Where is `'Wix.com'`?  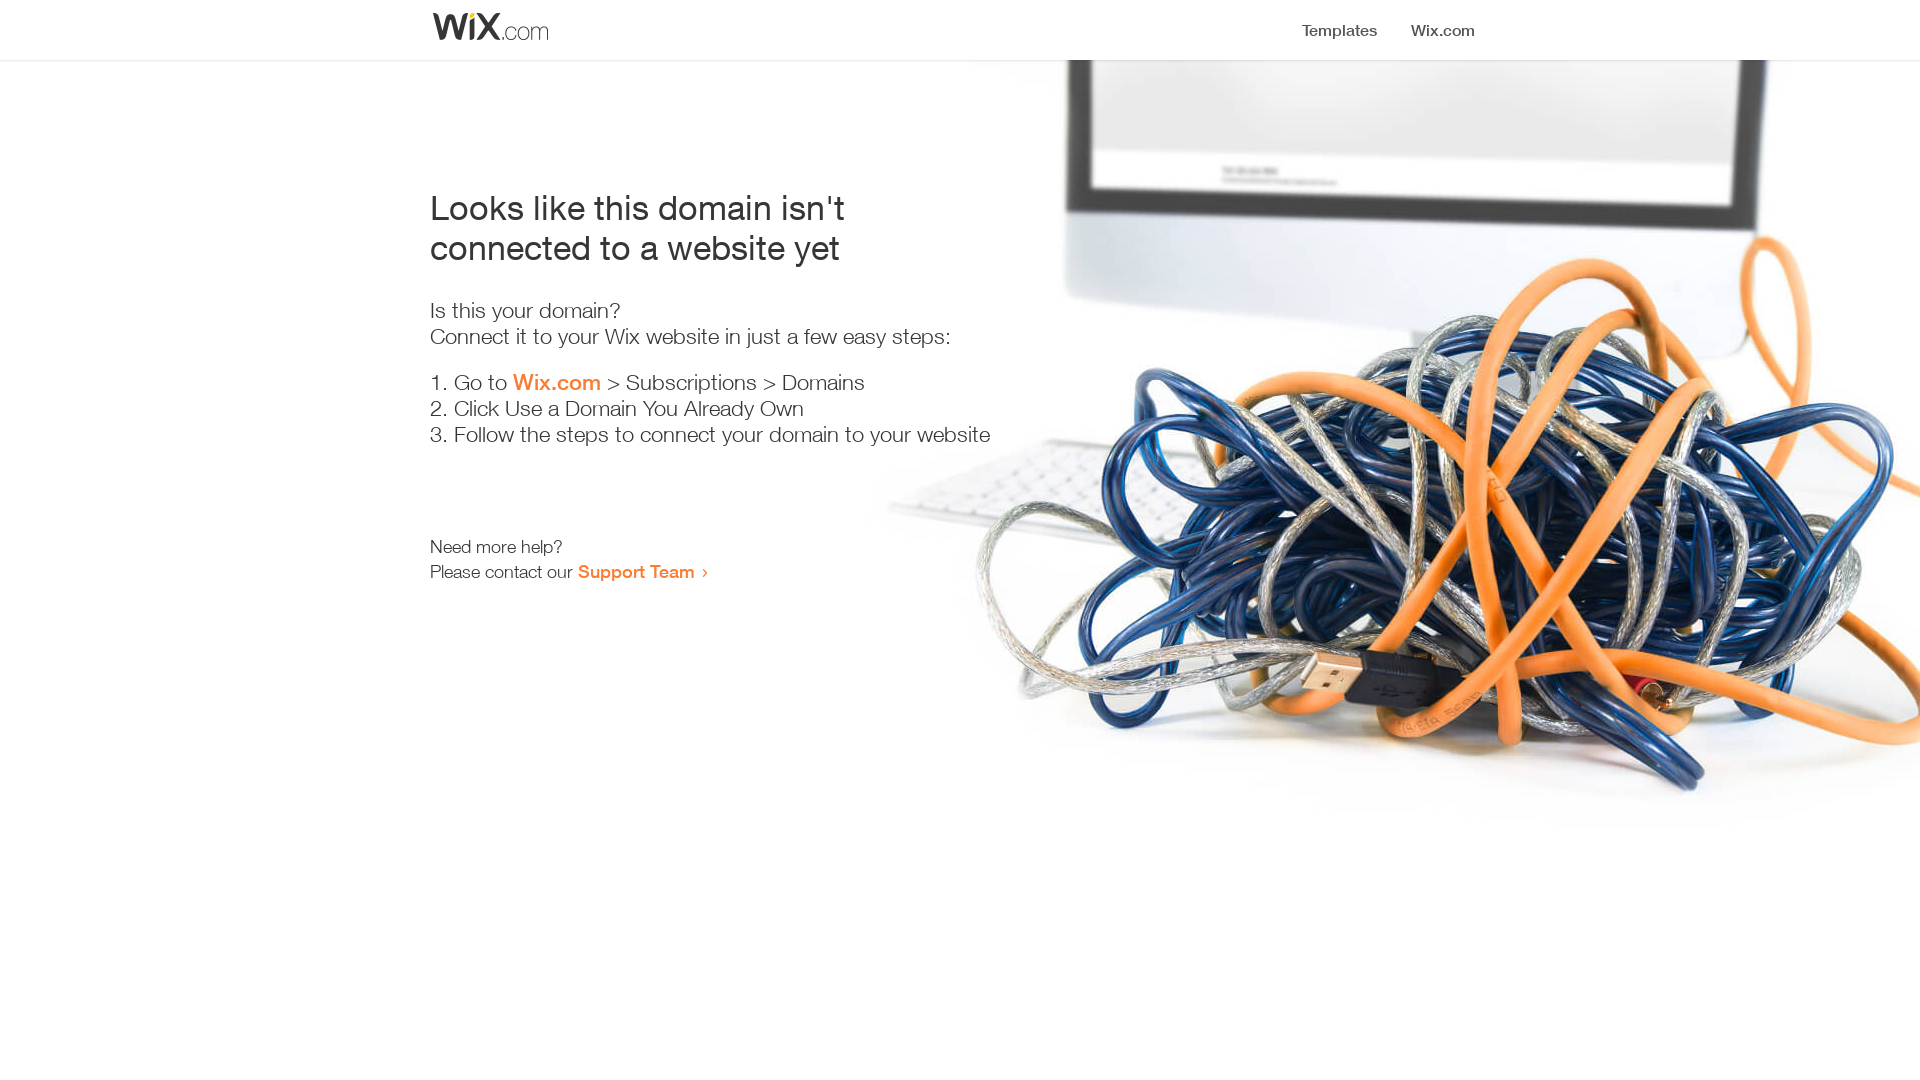 'Wix.com' is located at coordinates (556, 381).